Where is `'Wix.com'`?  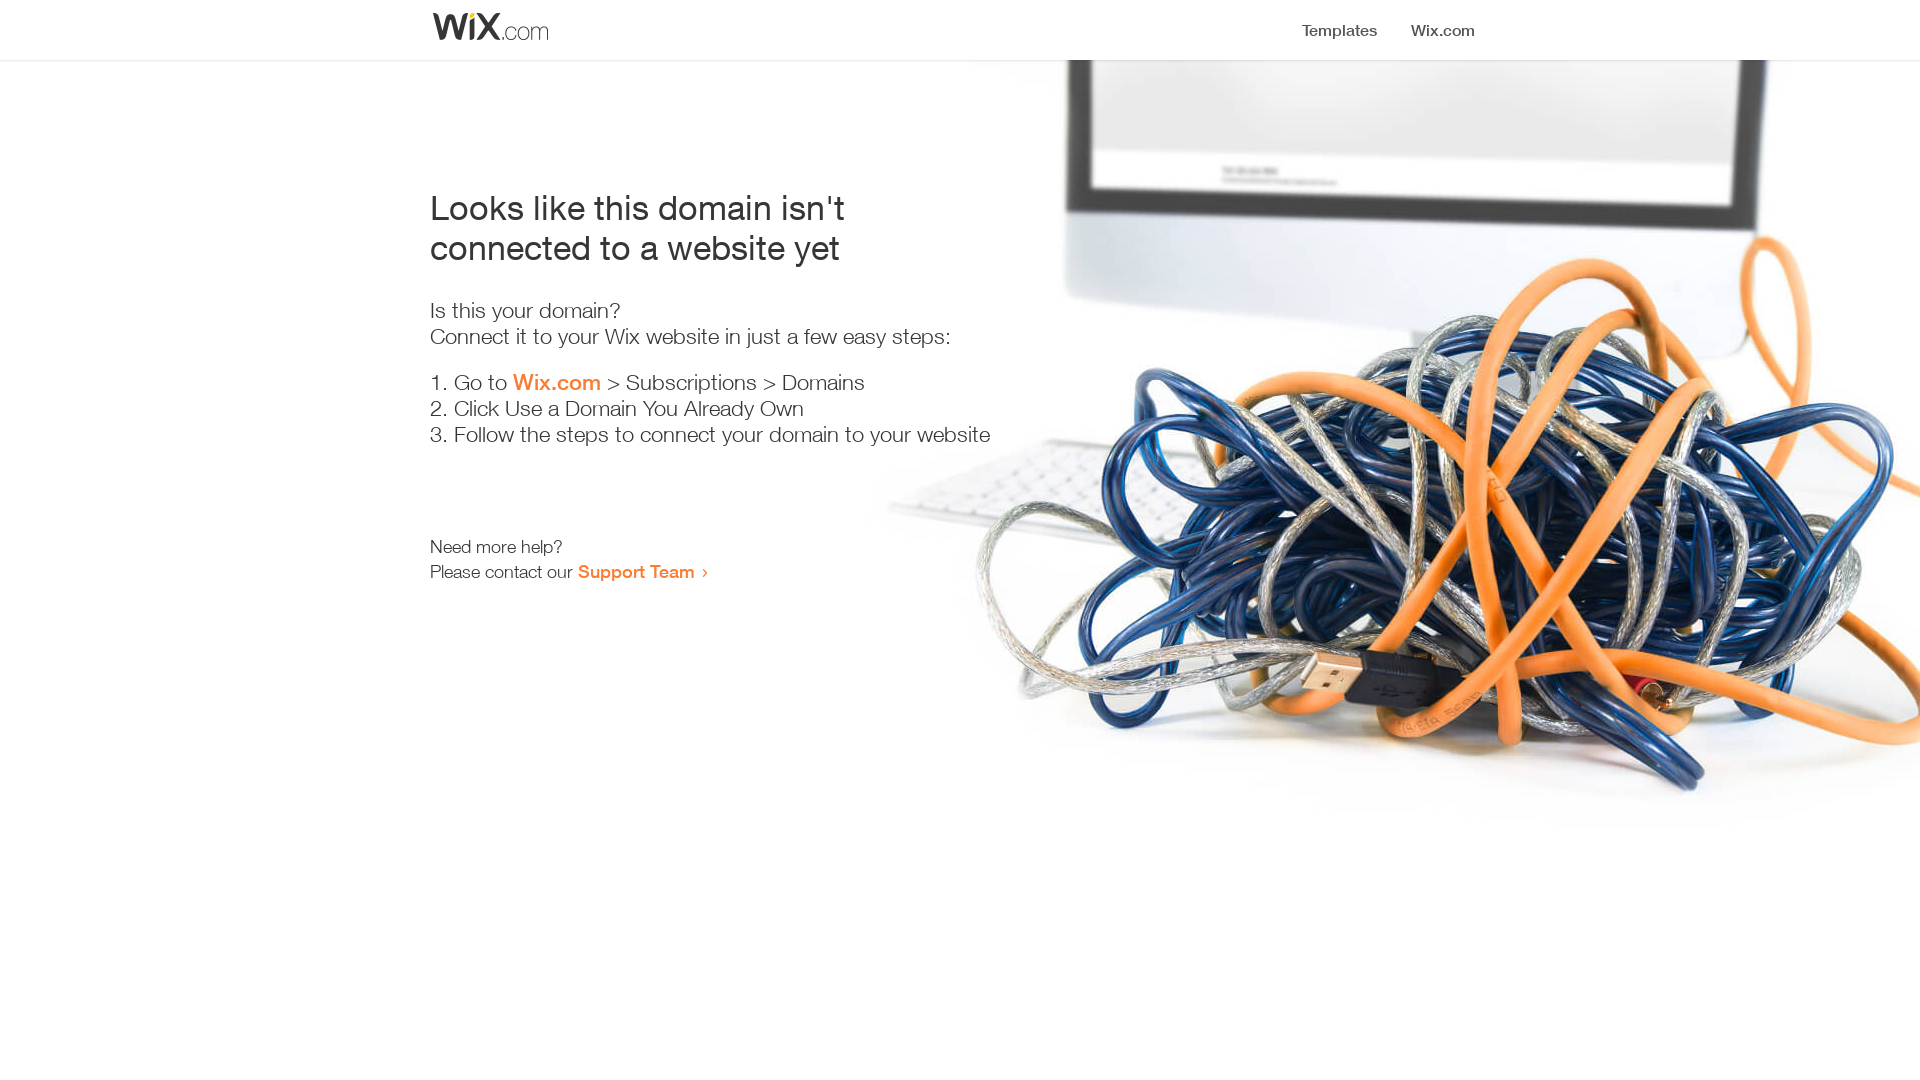 'Wix.com' is located at coordinates (556, 381).